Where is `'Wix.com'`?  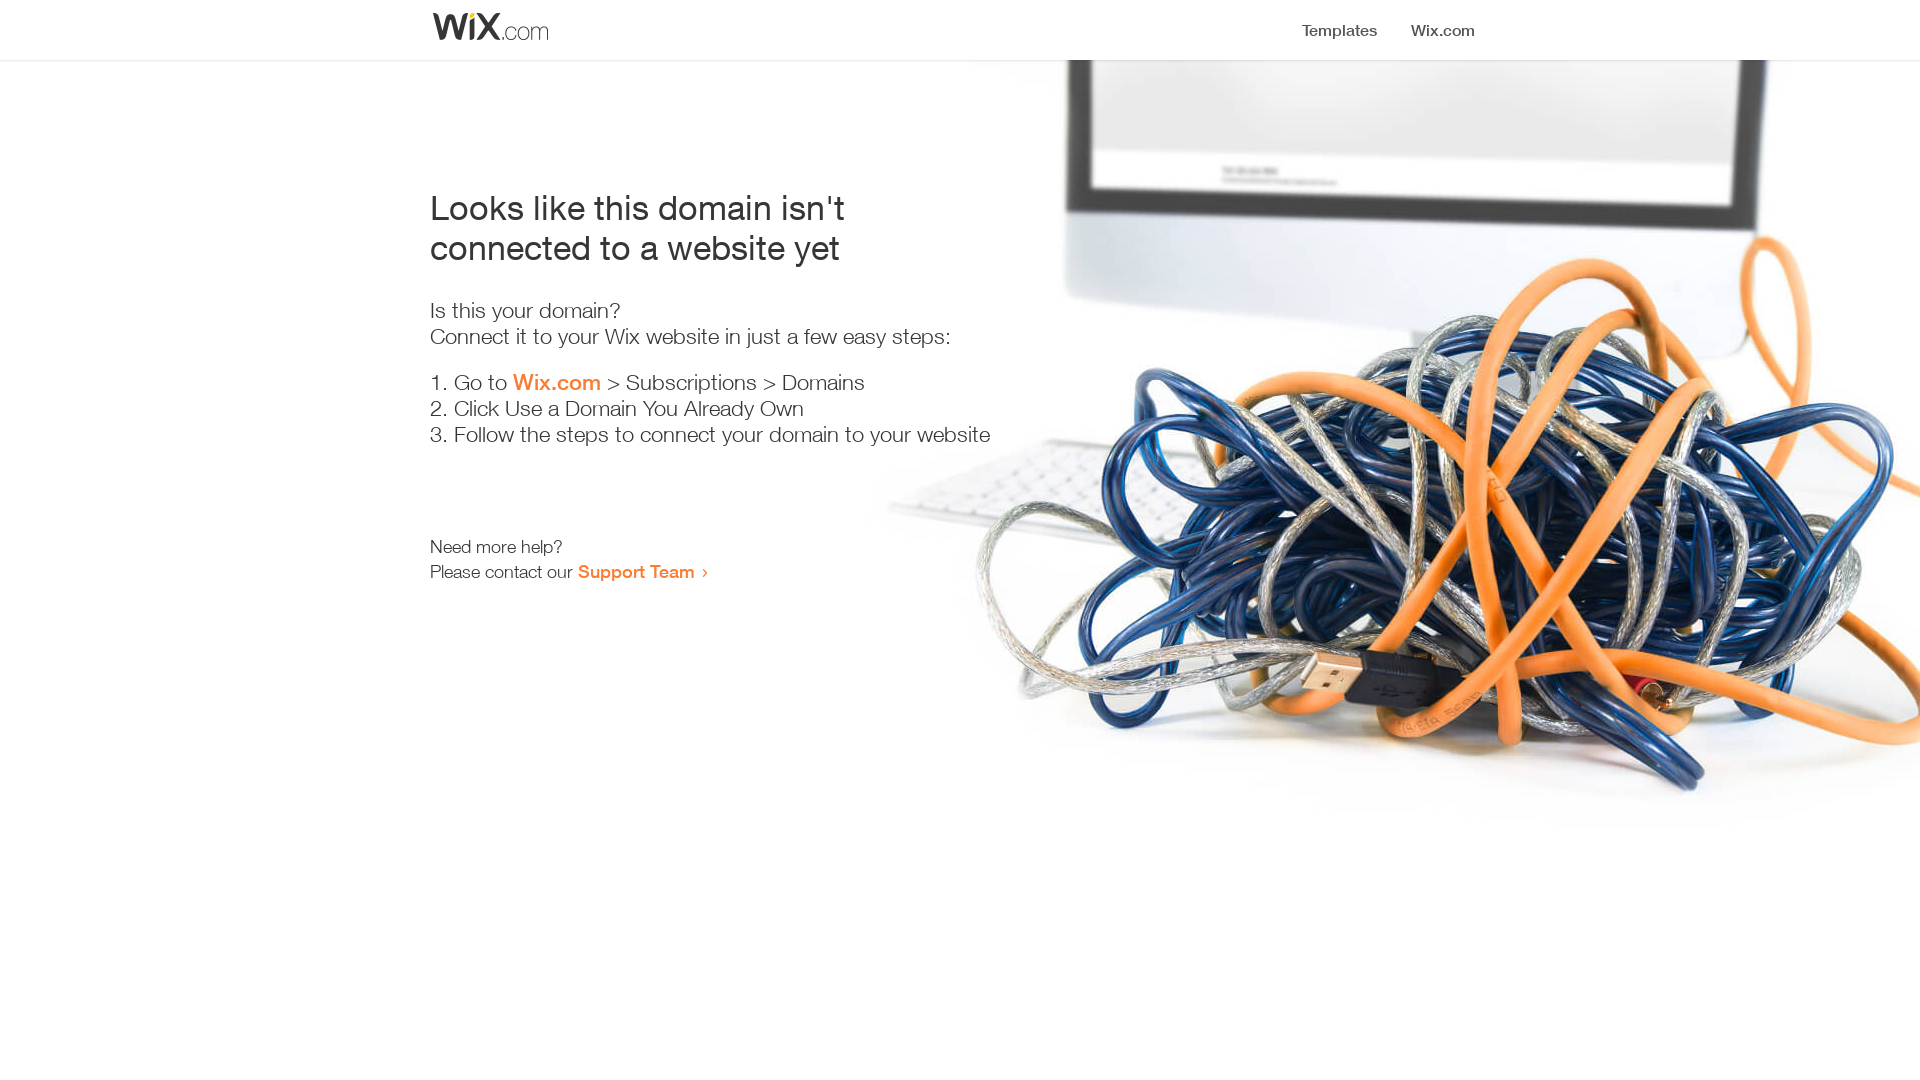 'Wix.com' is located at coordinates (556, 381).